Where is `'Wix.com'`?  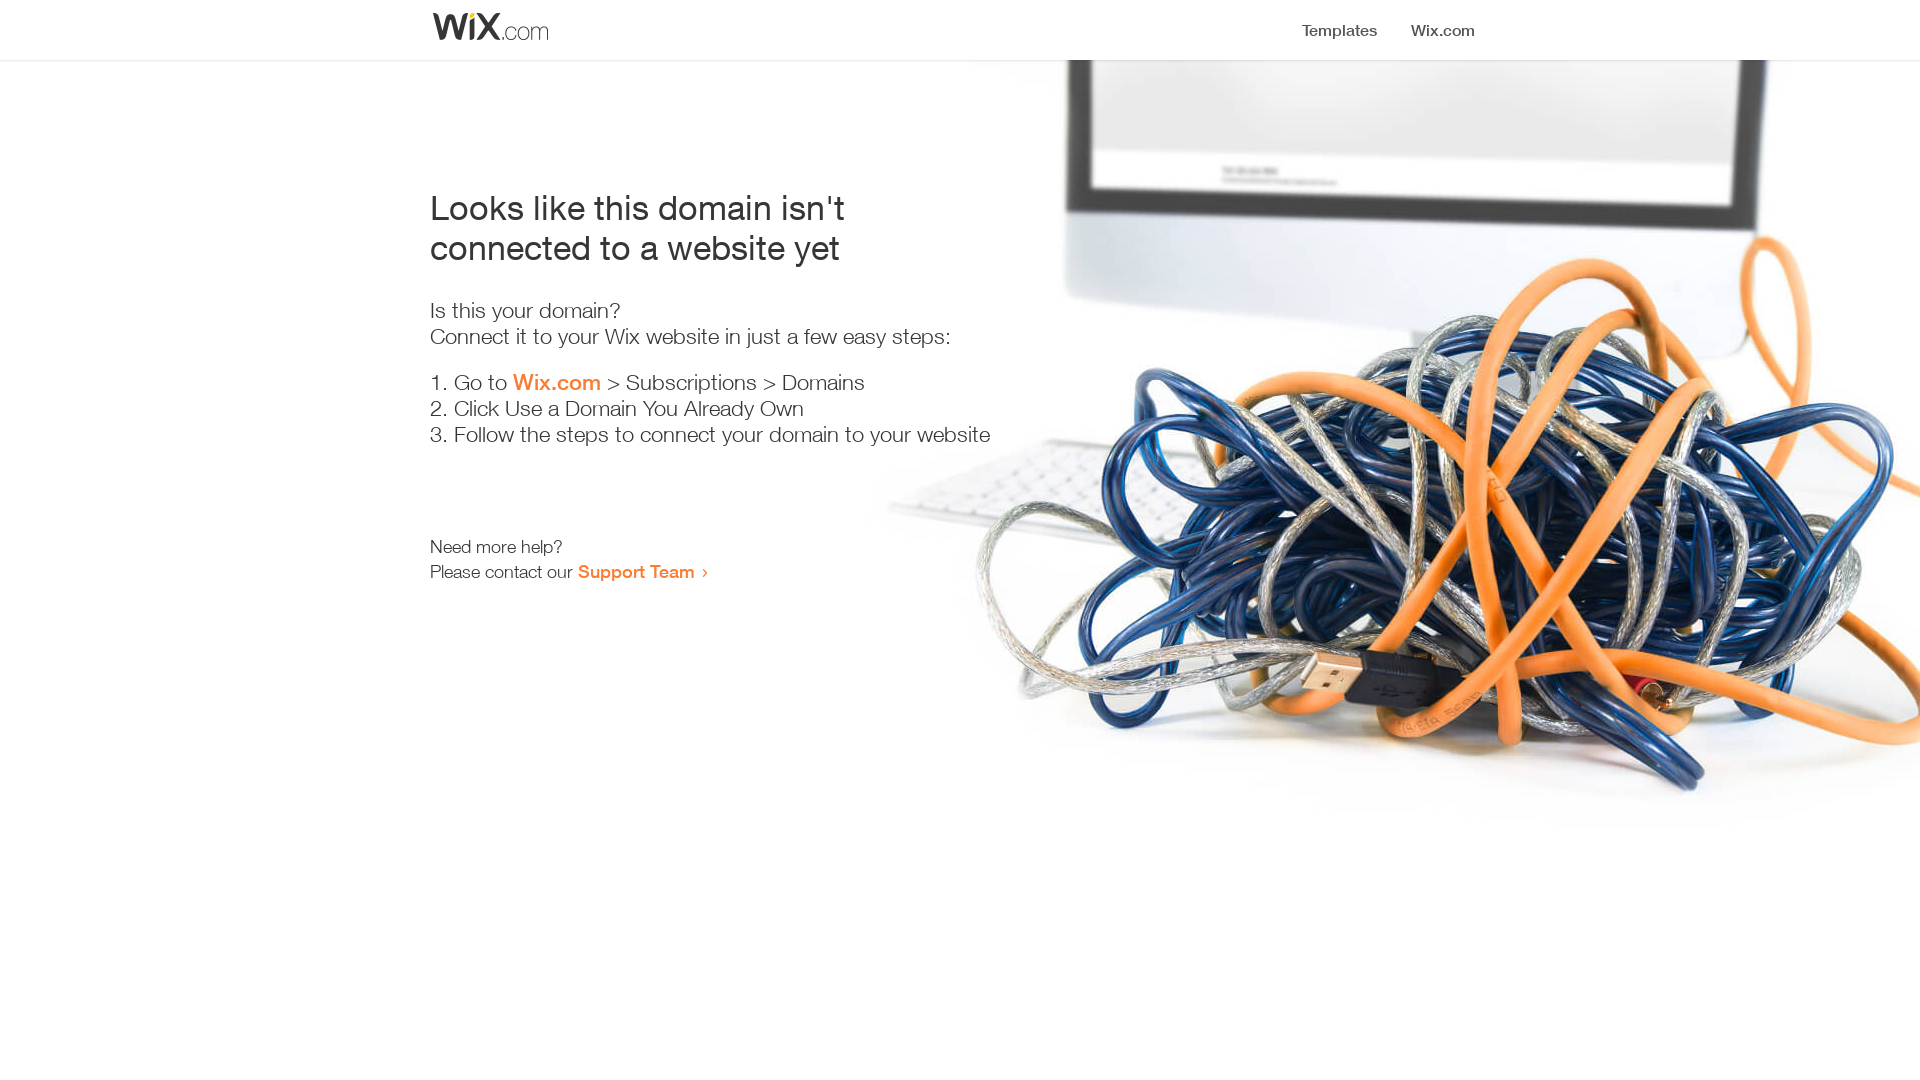 'Wix.com' is located at coordinates (556, 381).